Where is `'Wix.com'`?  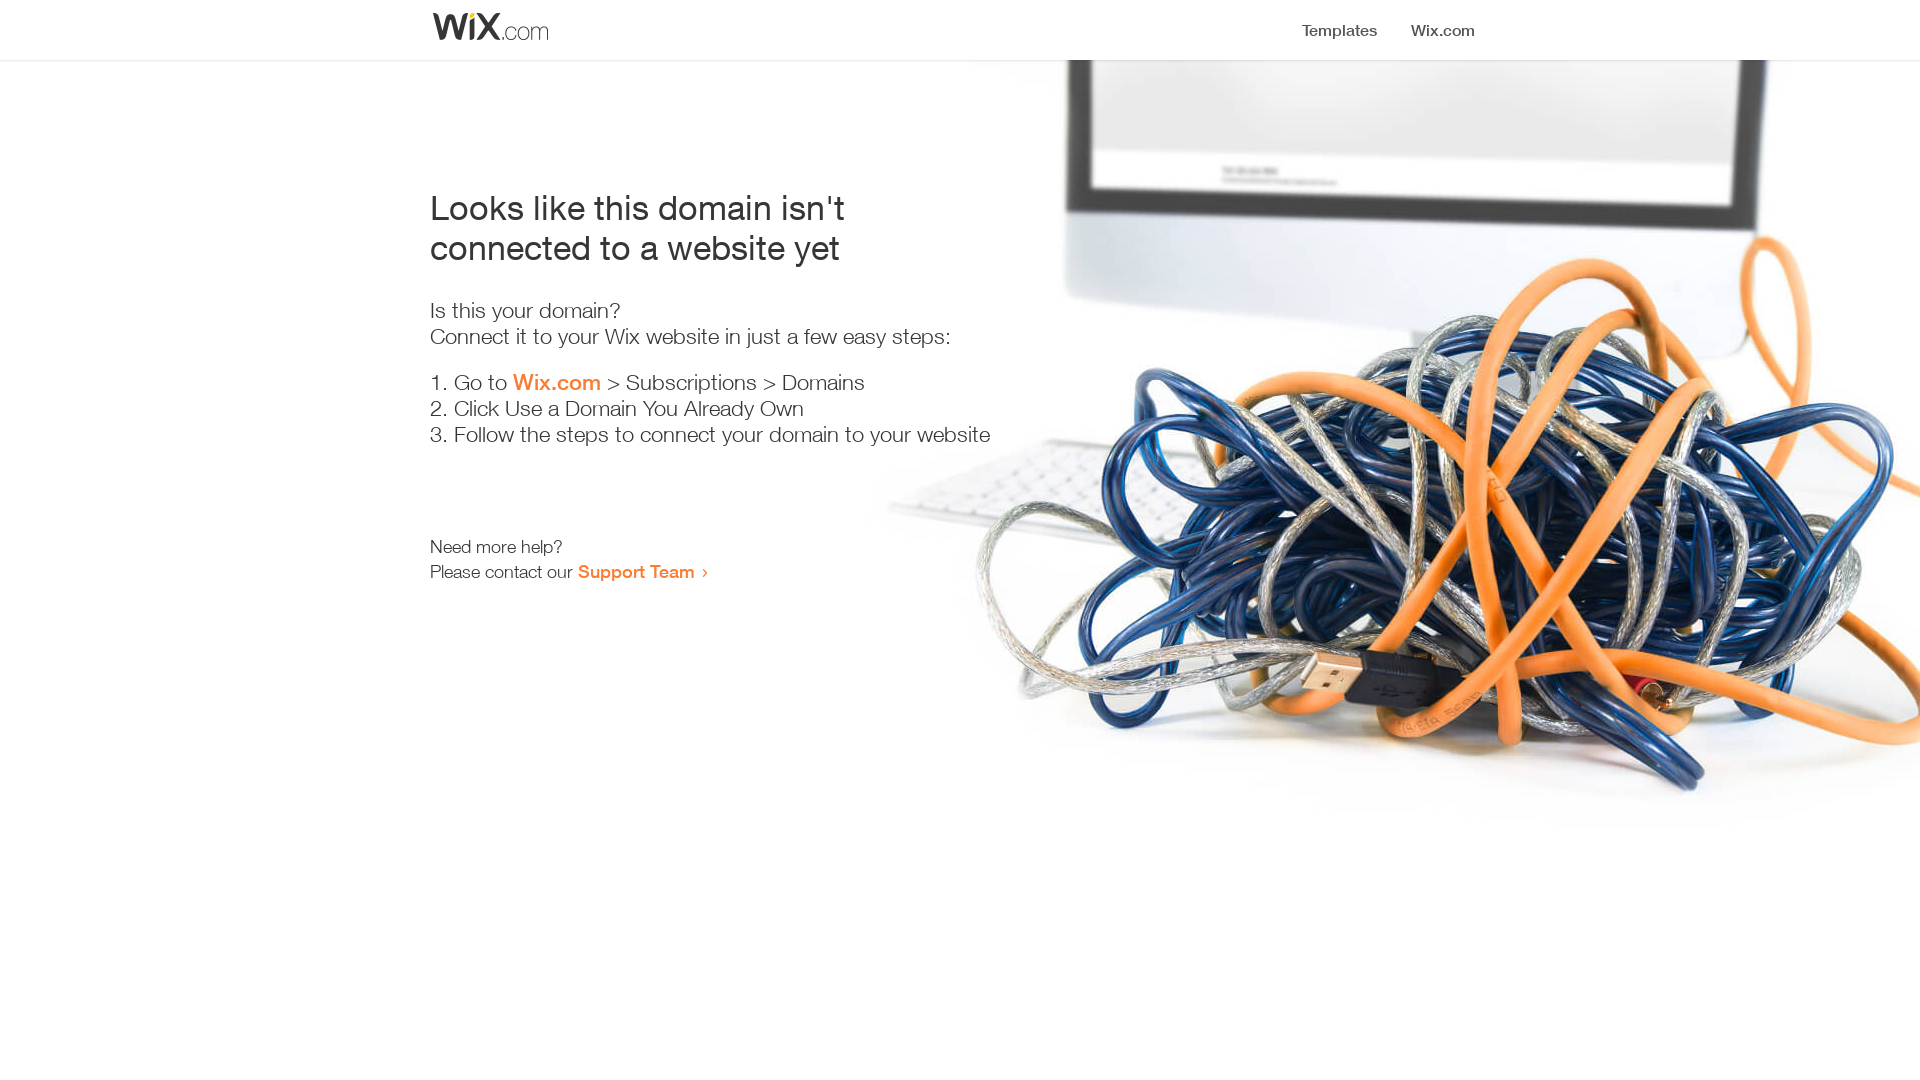 'Wix.com' is located at coordinates (556, 381).